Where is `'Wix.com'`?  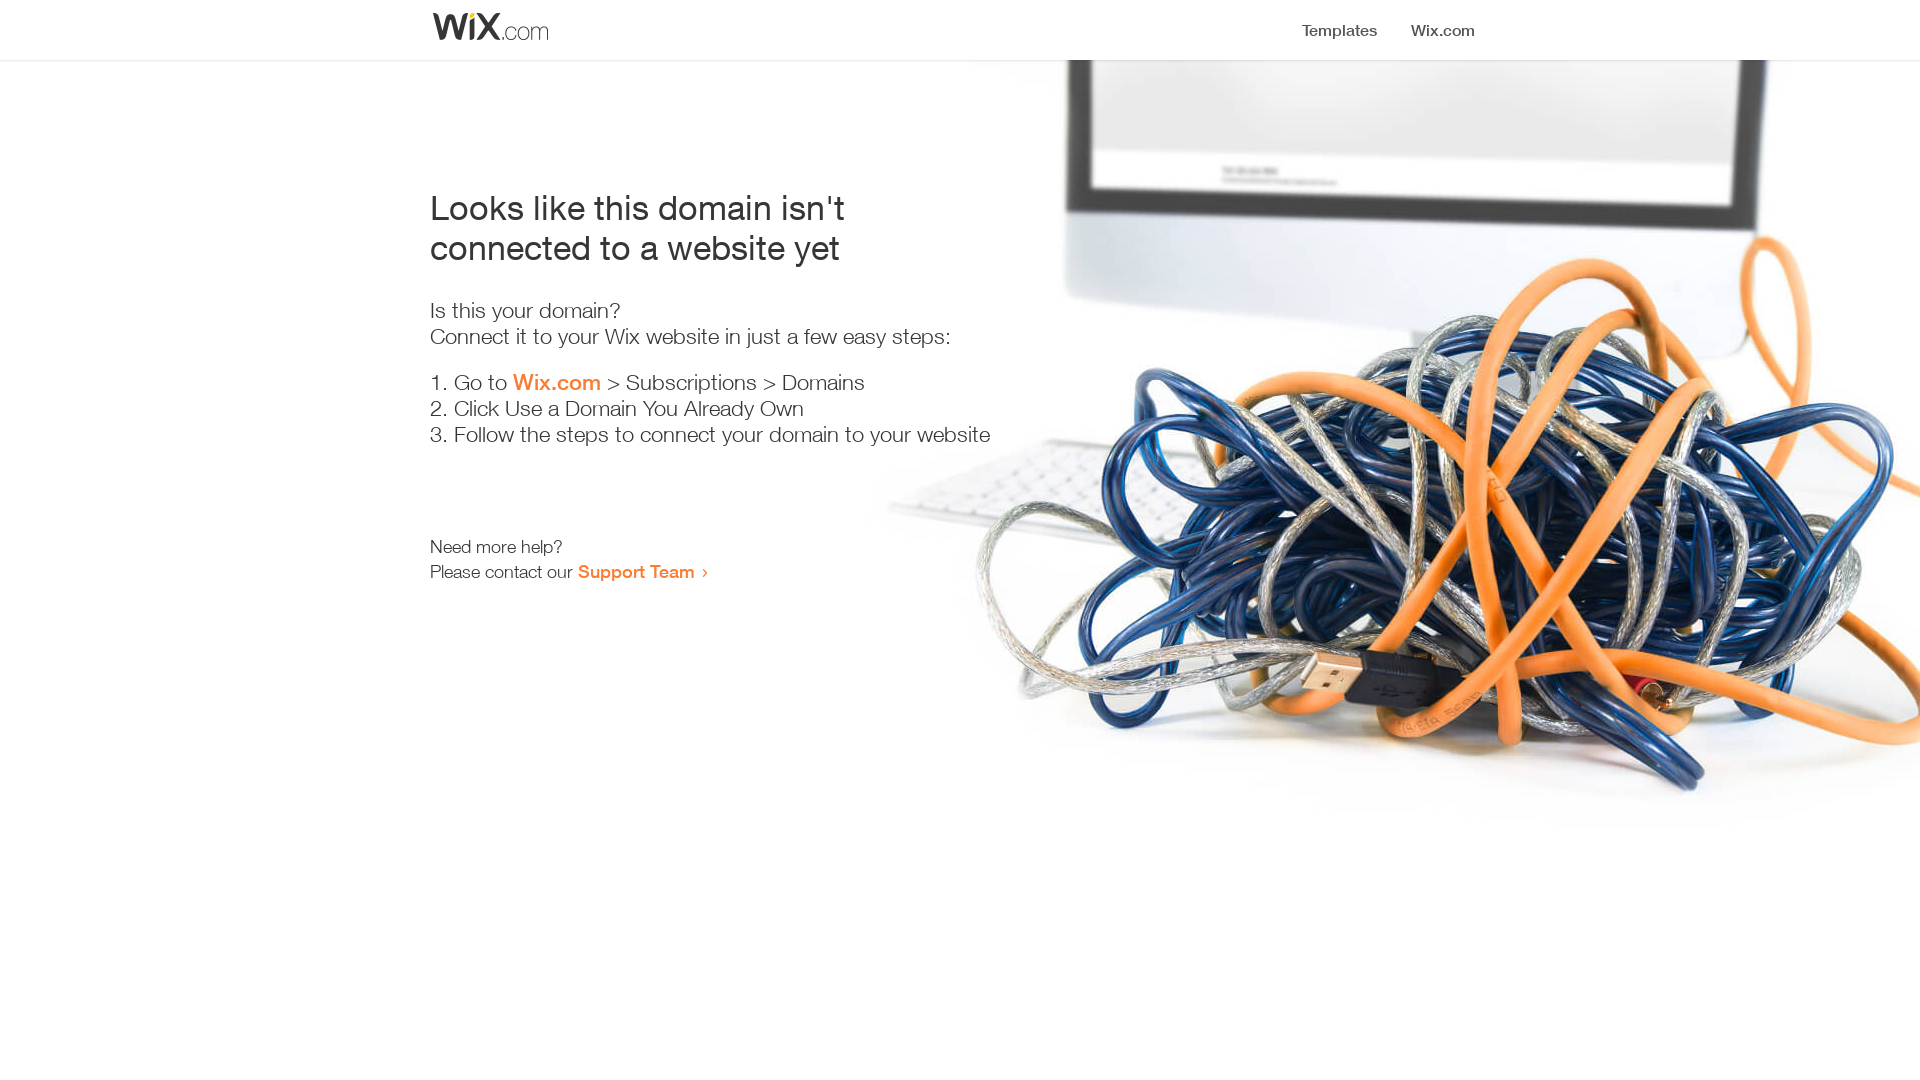 'Wix.com' is located at coordinates (556, 381).